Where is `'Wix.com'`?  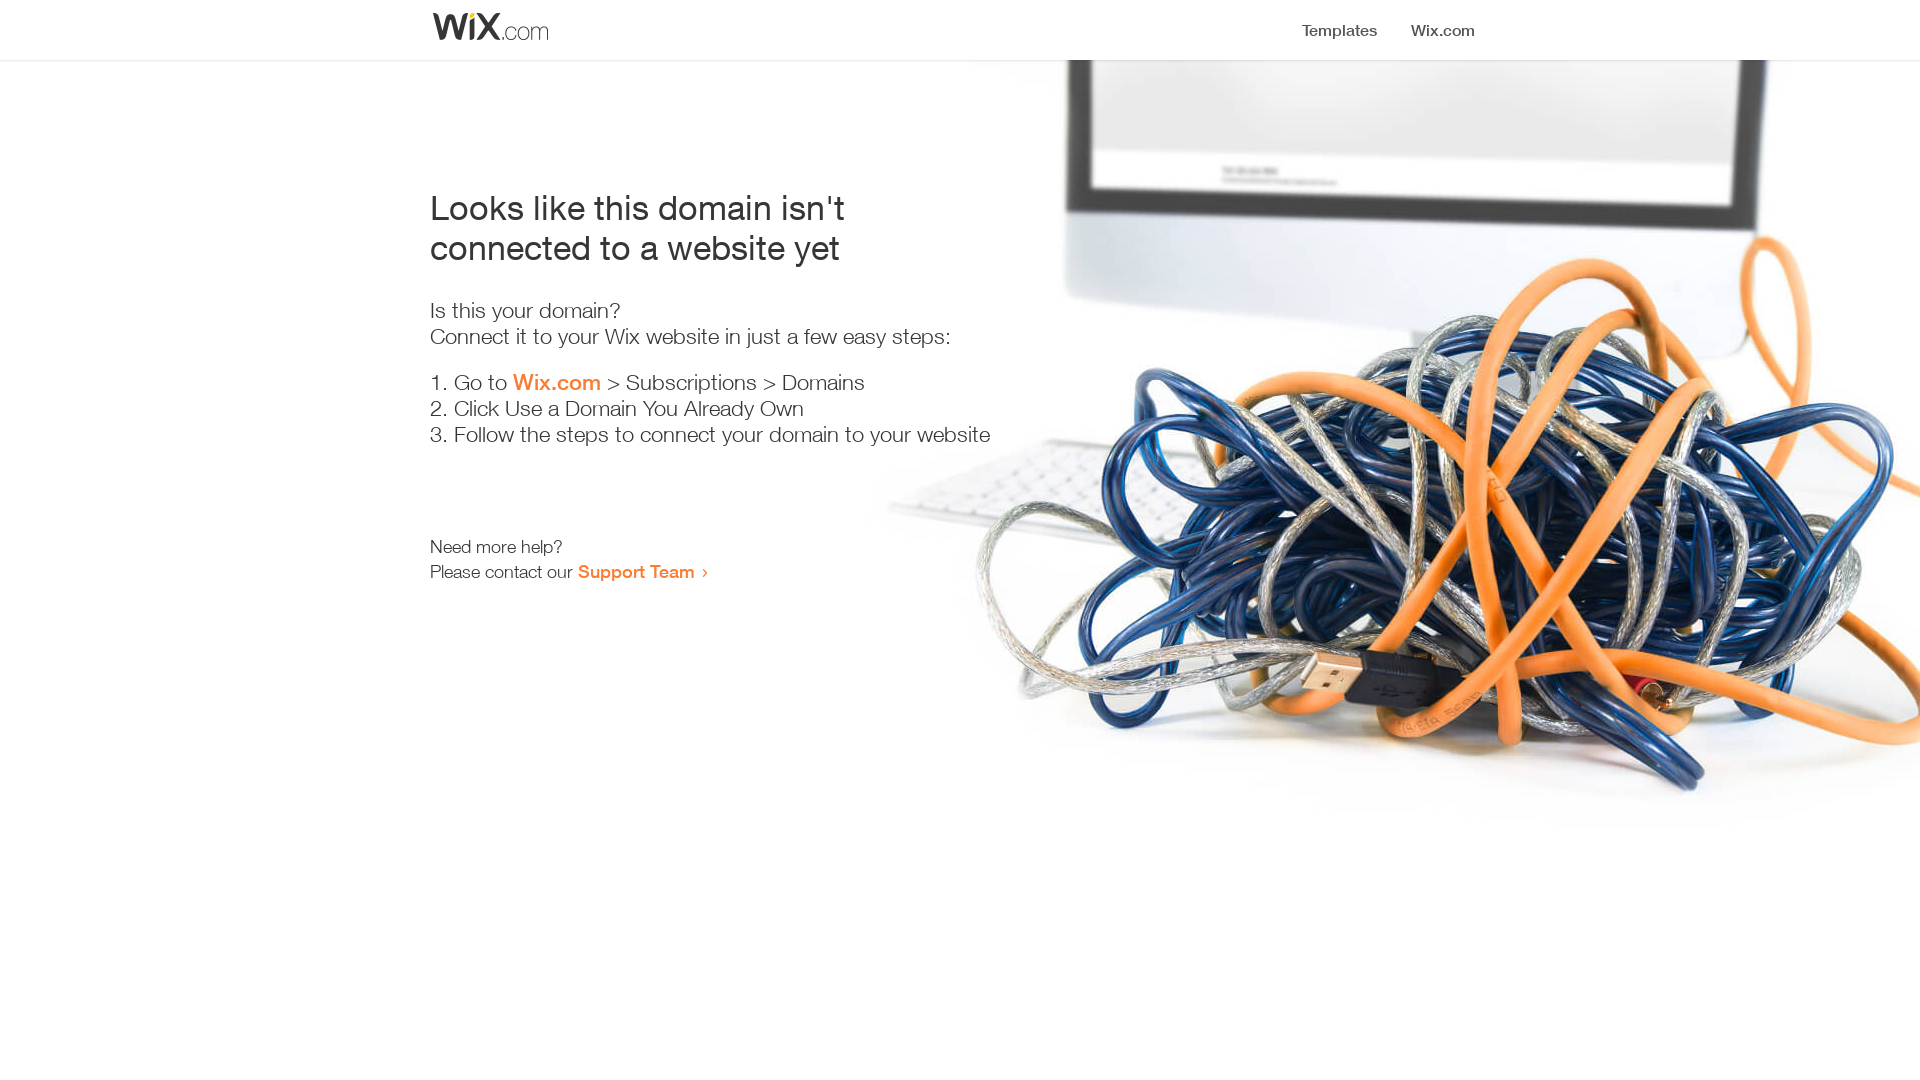 'Wix.com' is located at coordinates (556, 381).